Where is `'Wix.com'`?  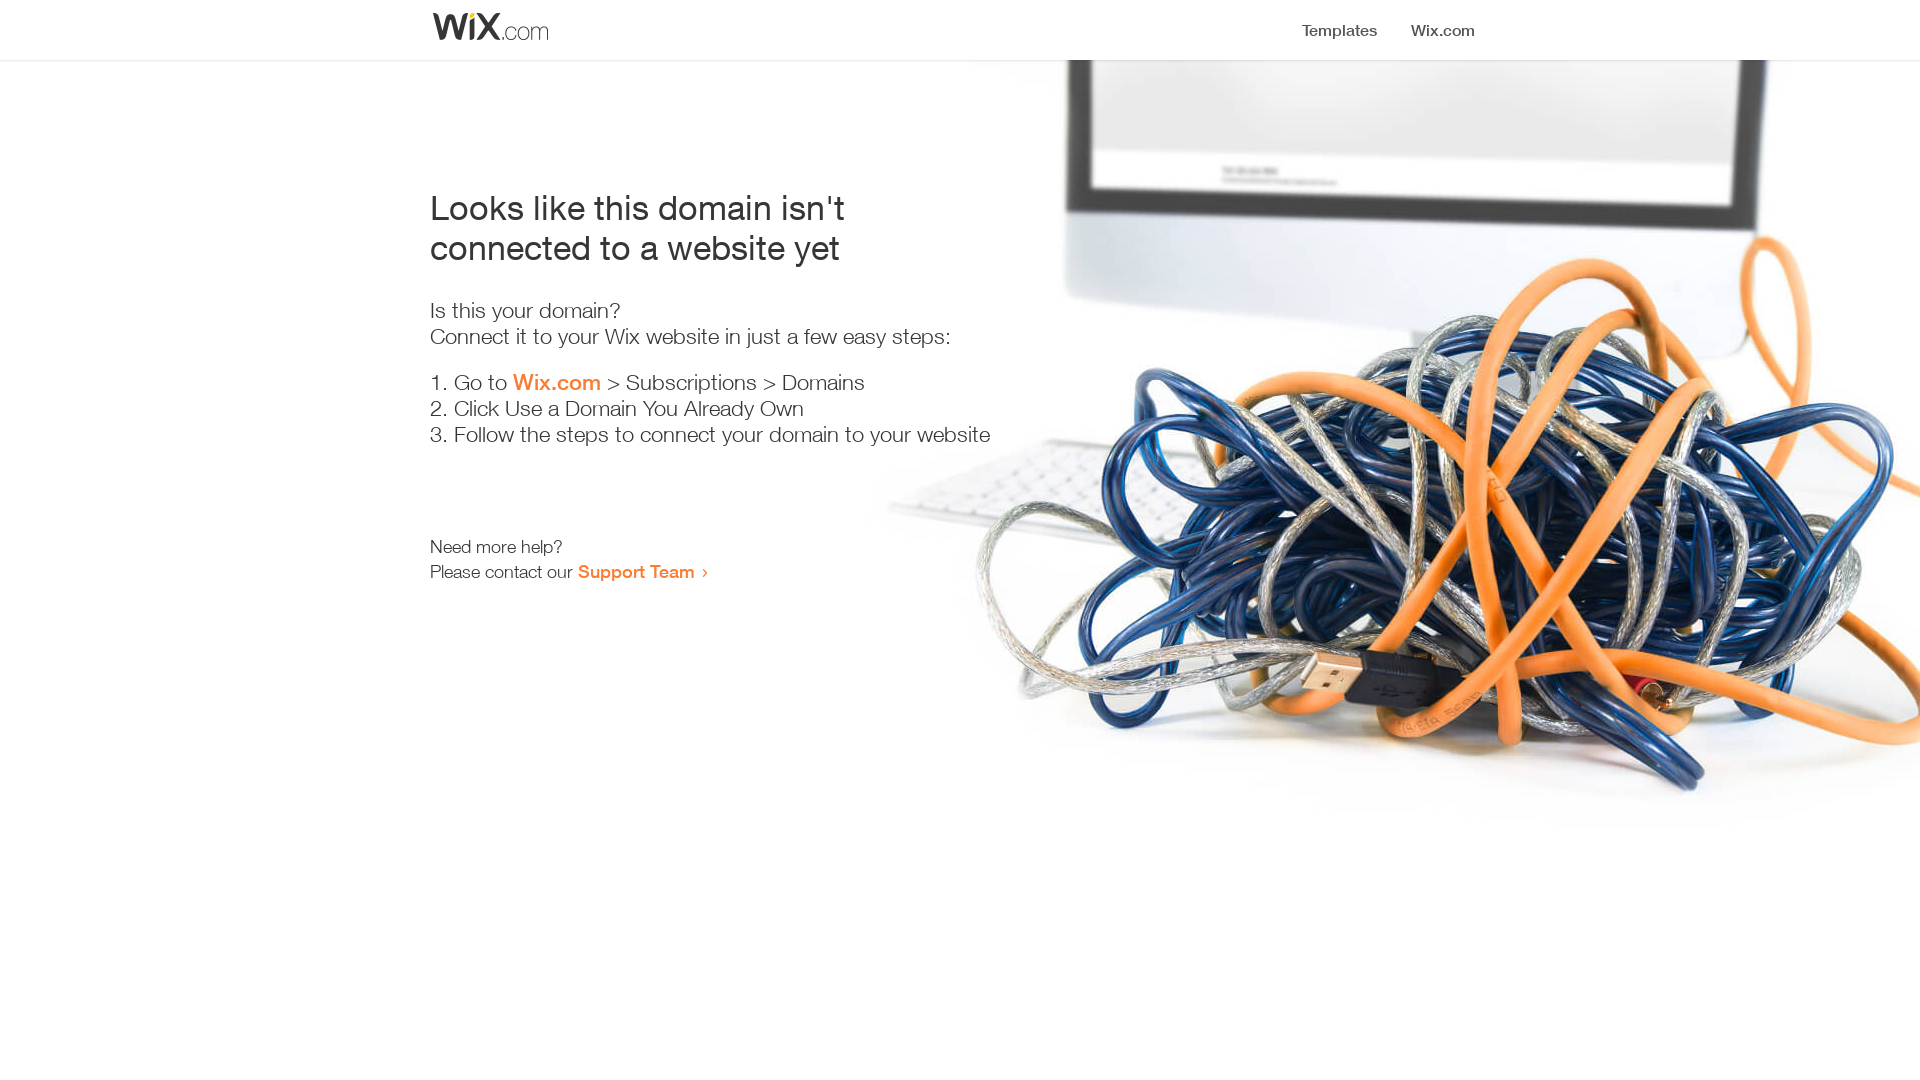 'Wix.com' is located at coordinates (556, 381).